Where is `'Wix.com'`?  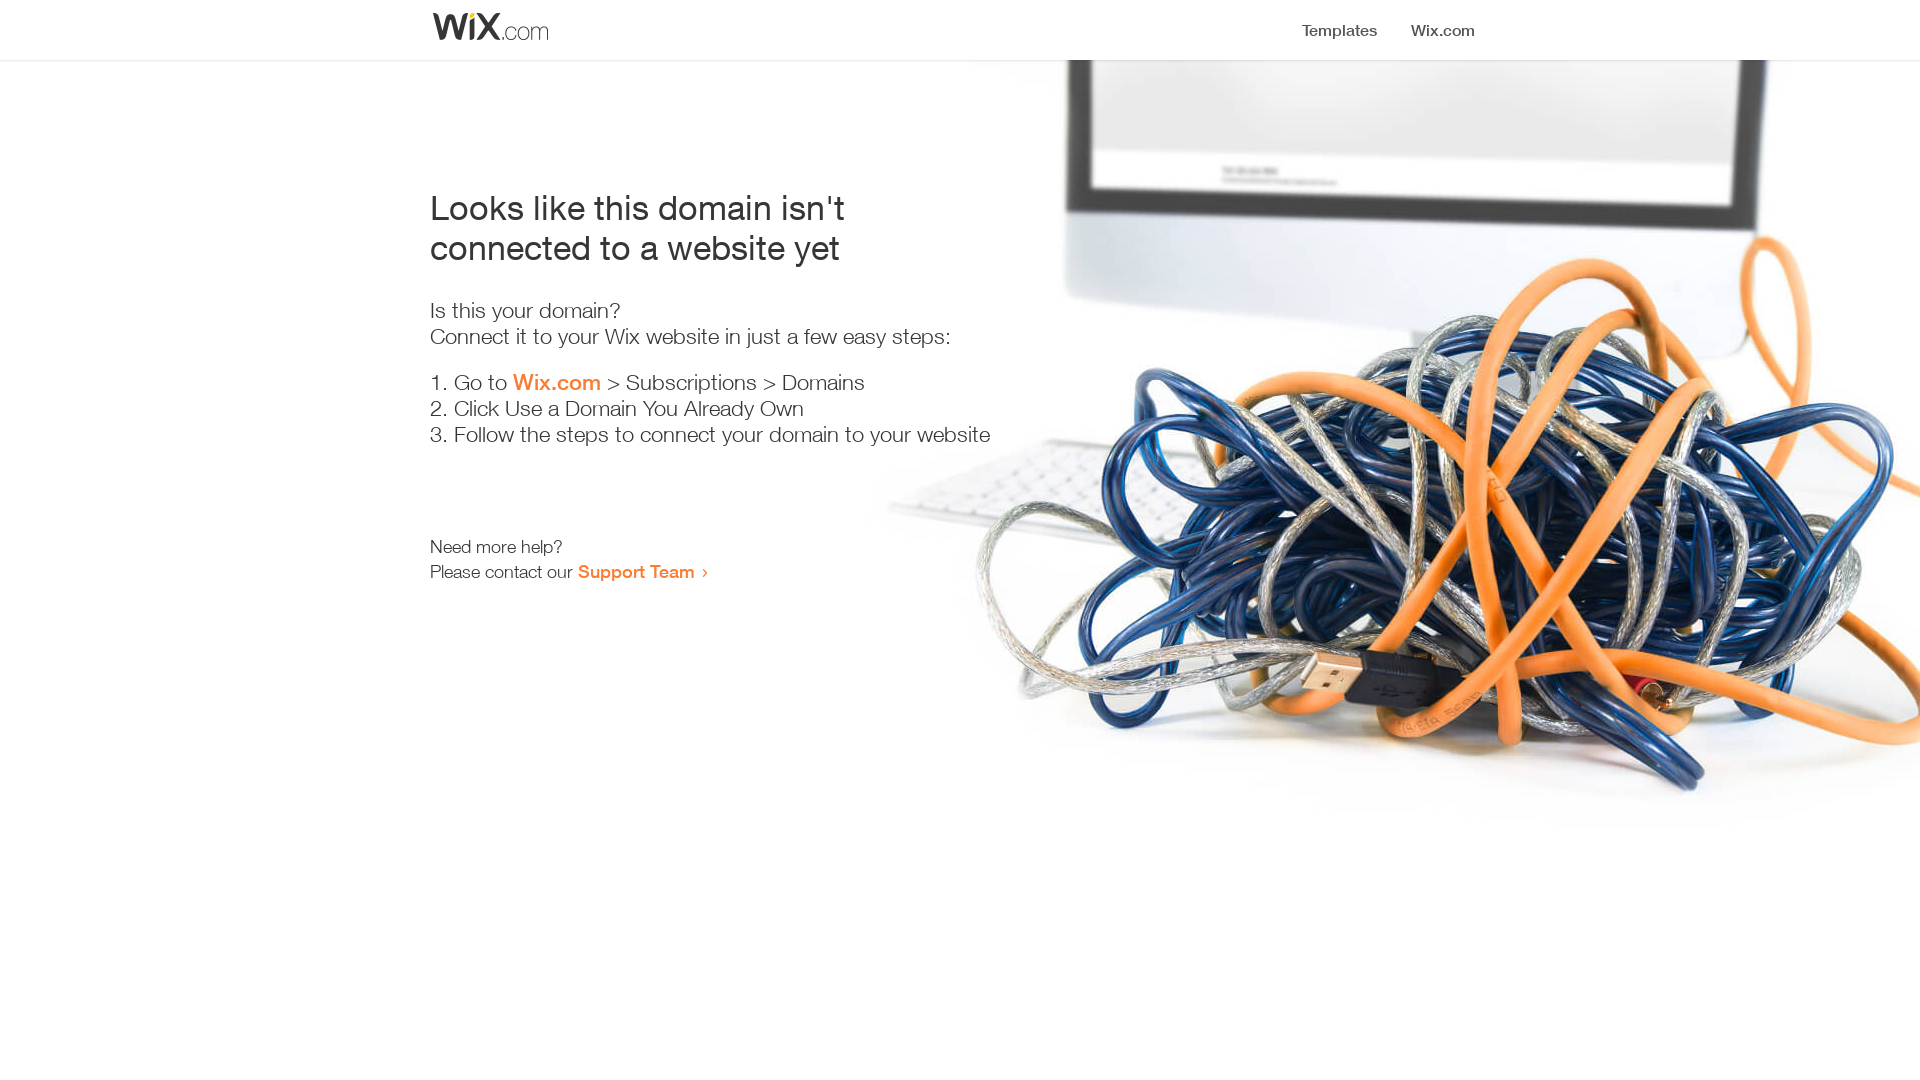 'Wix.com' is located at coordinates (556, 381).